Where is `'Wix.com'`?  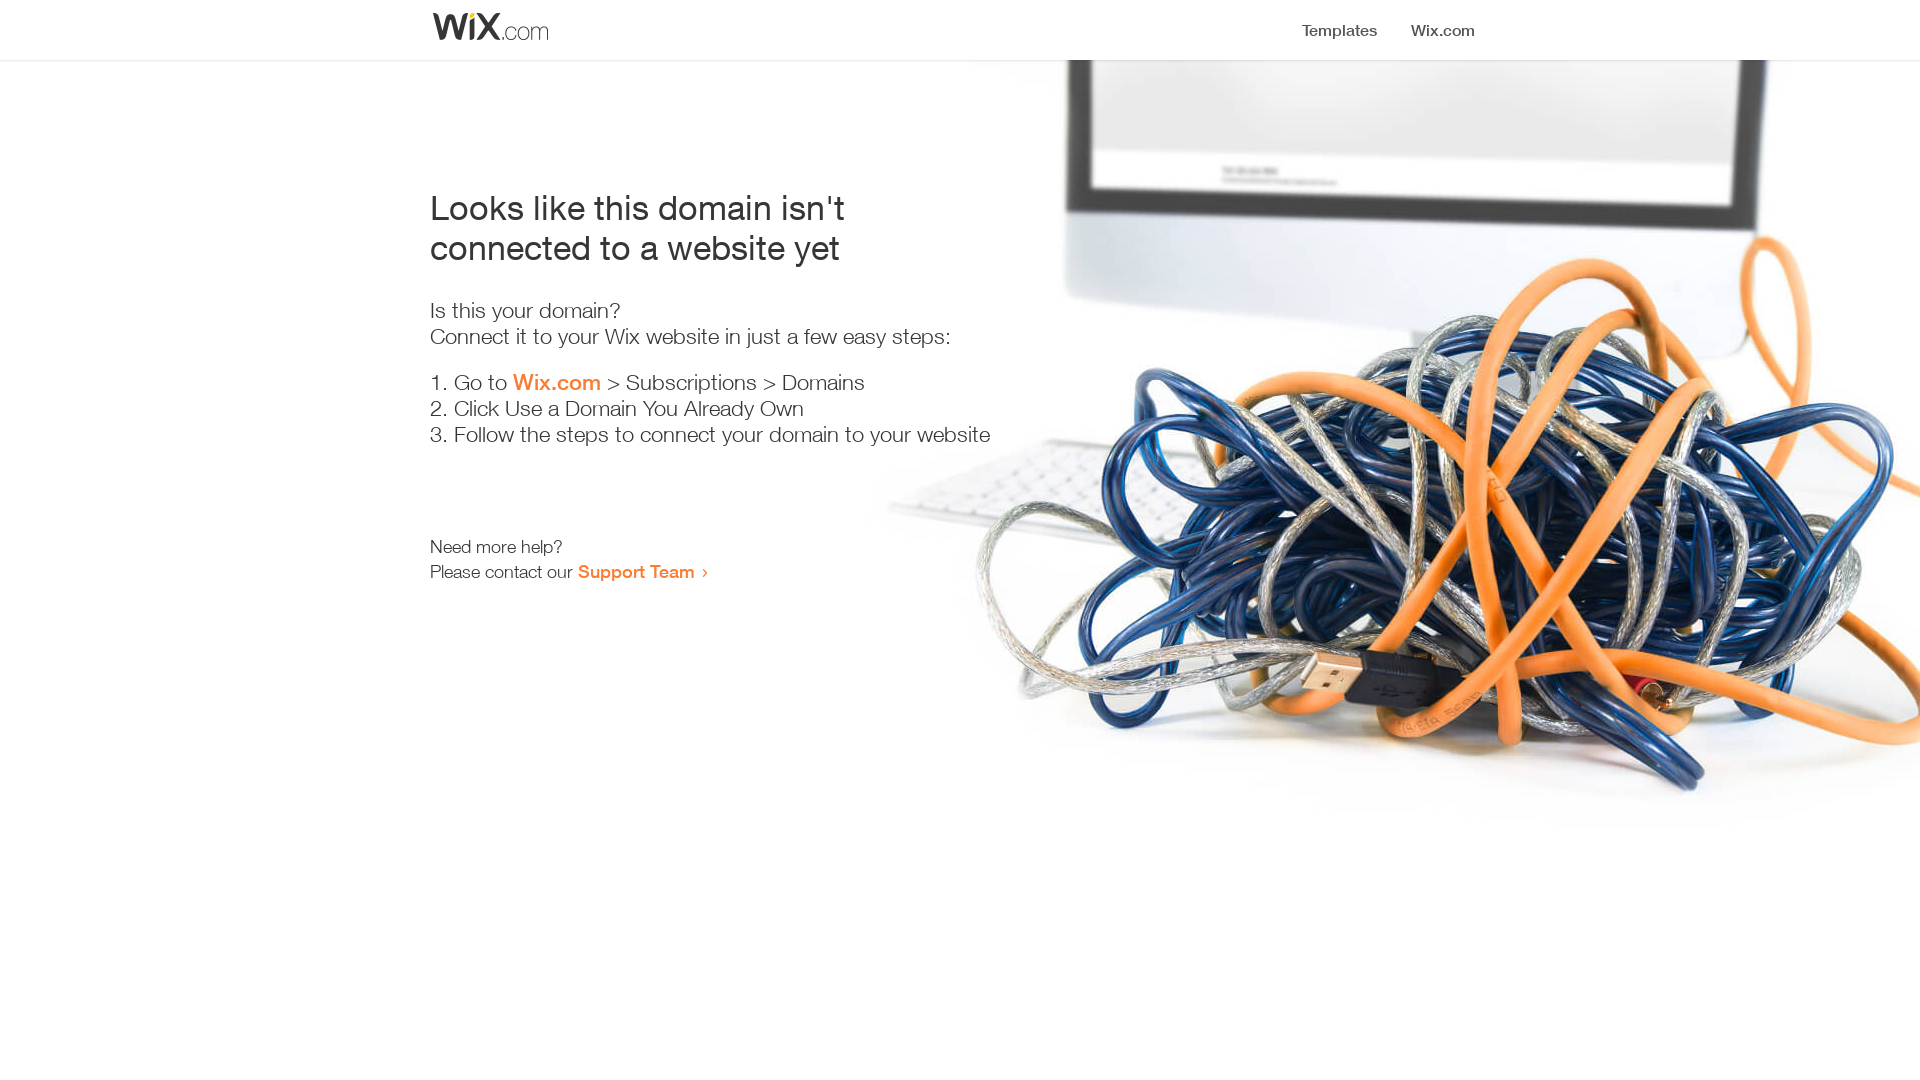 'Wix.com' is located at coordinates (556, 381).